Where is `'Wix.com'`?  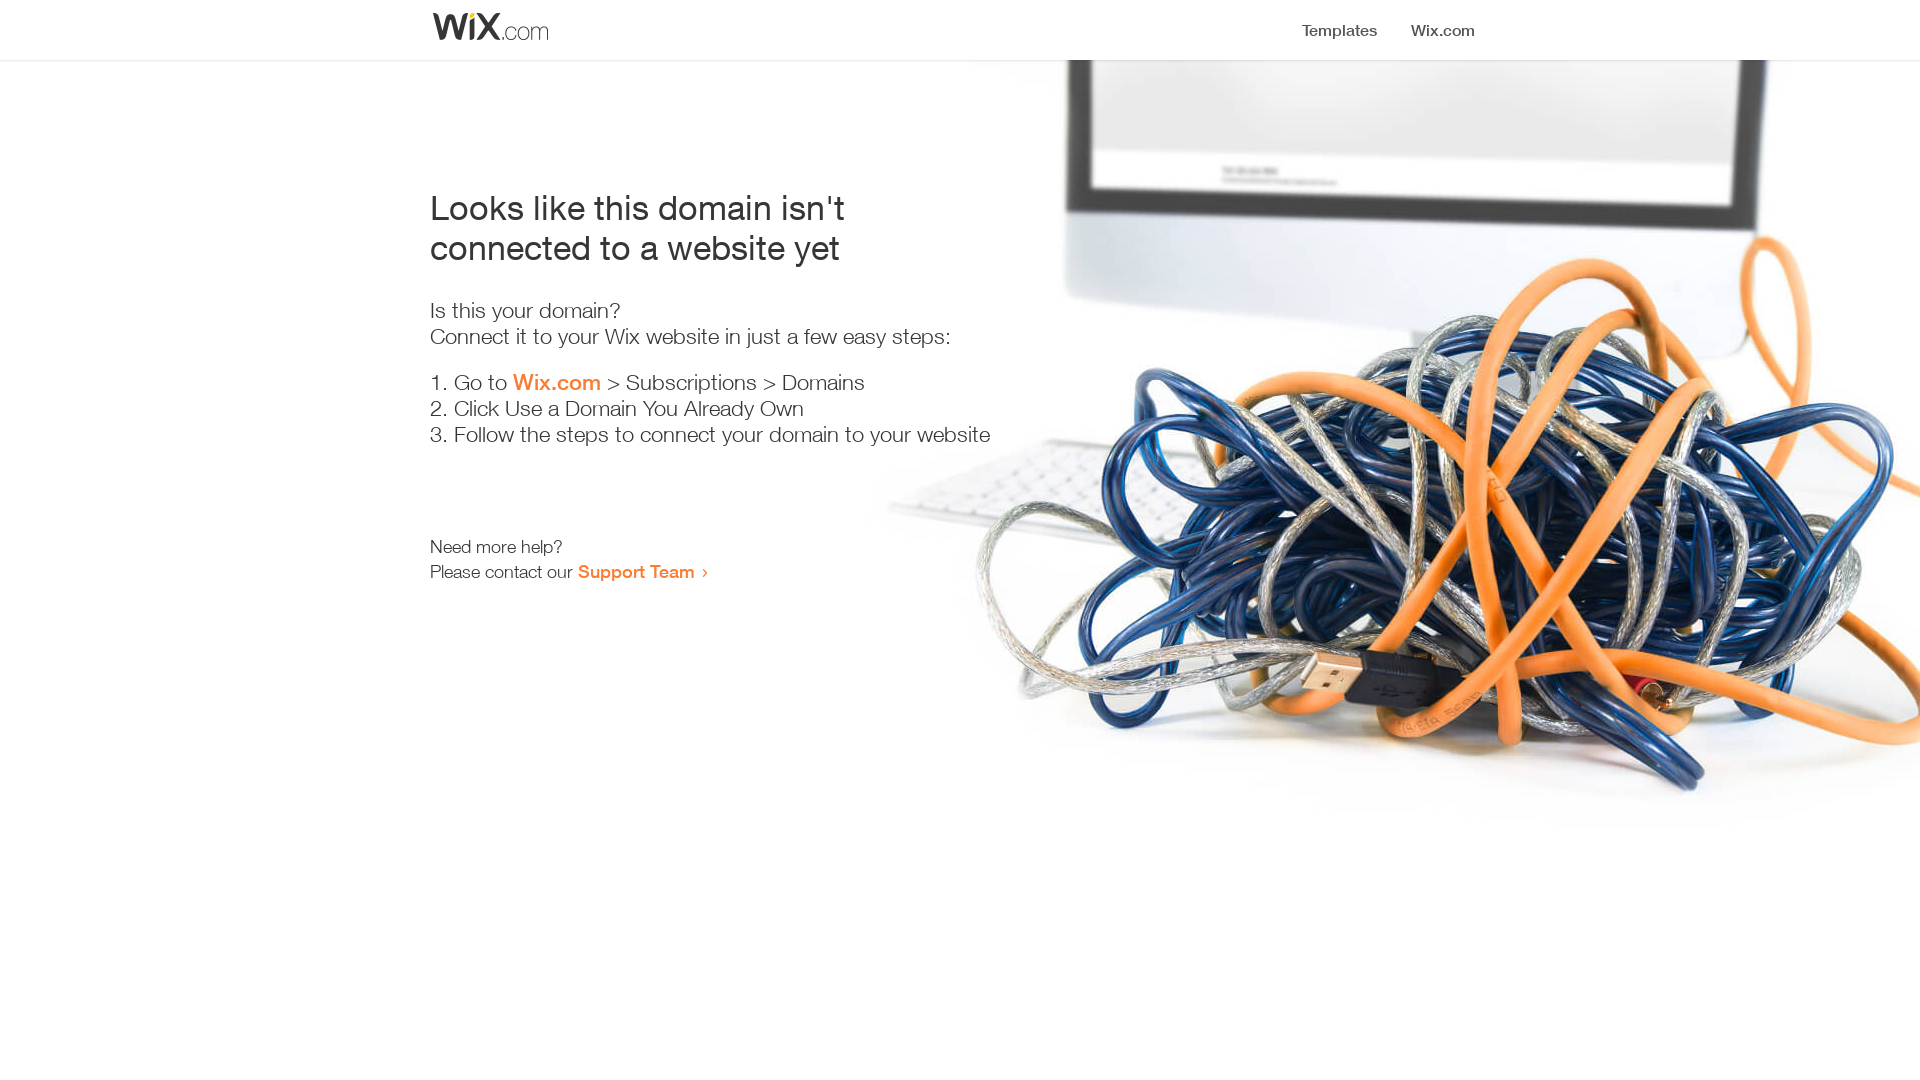 'Wix.com' is located at coordinates (556, 381).